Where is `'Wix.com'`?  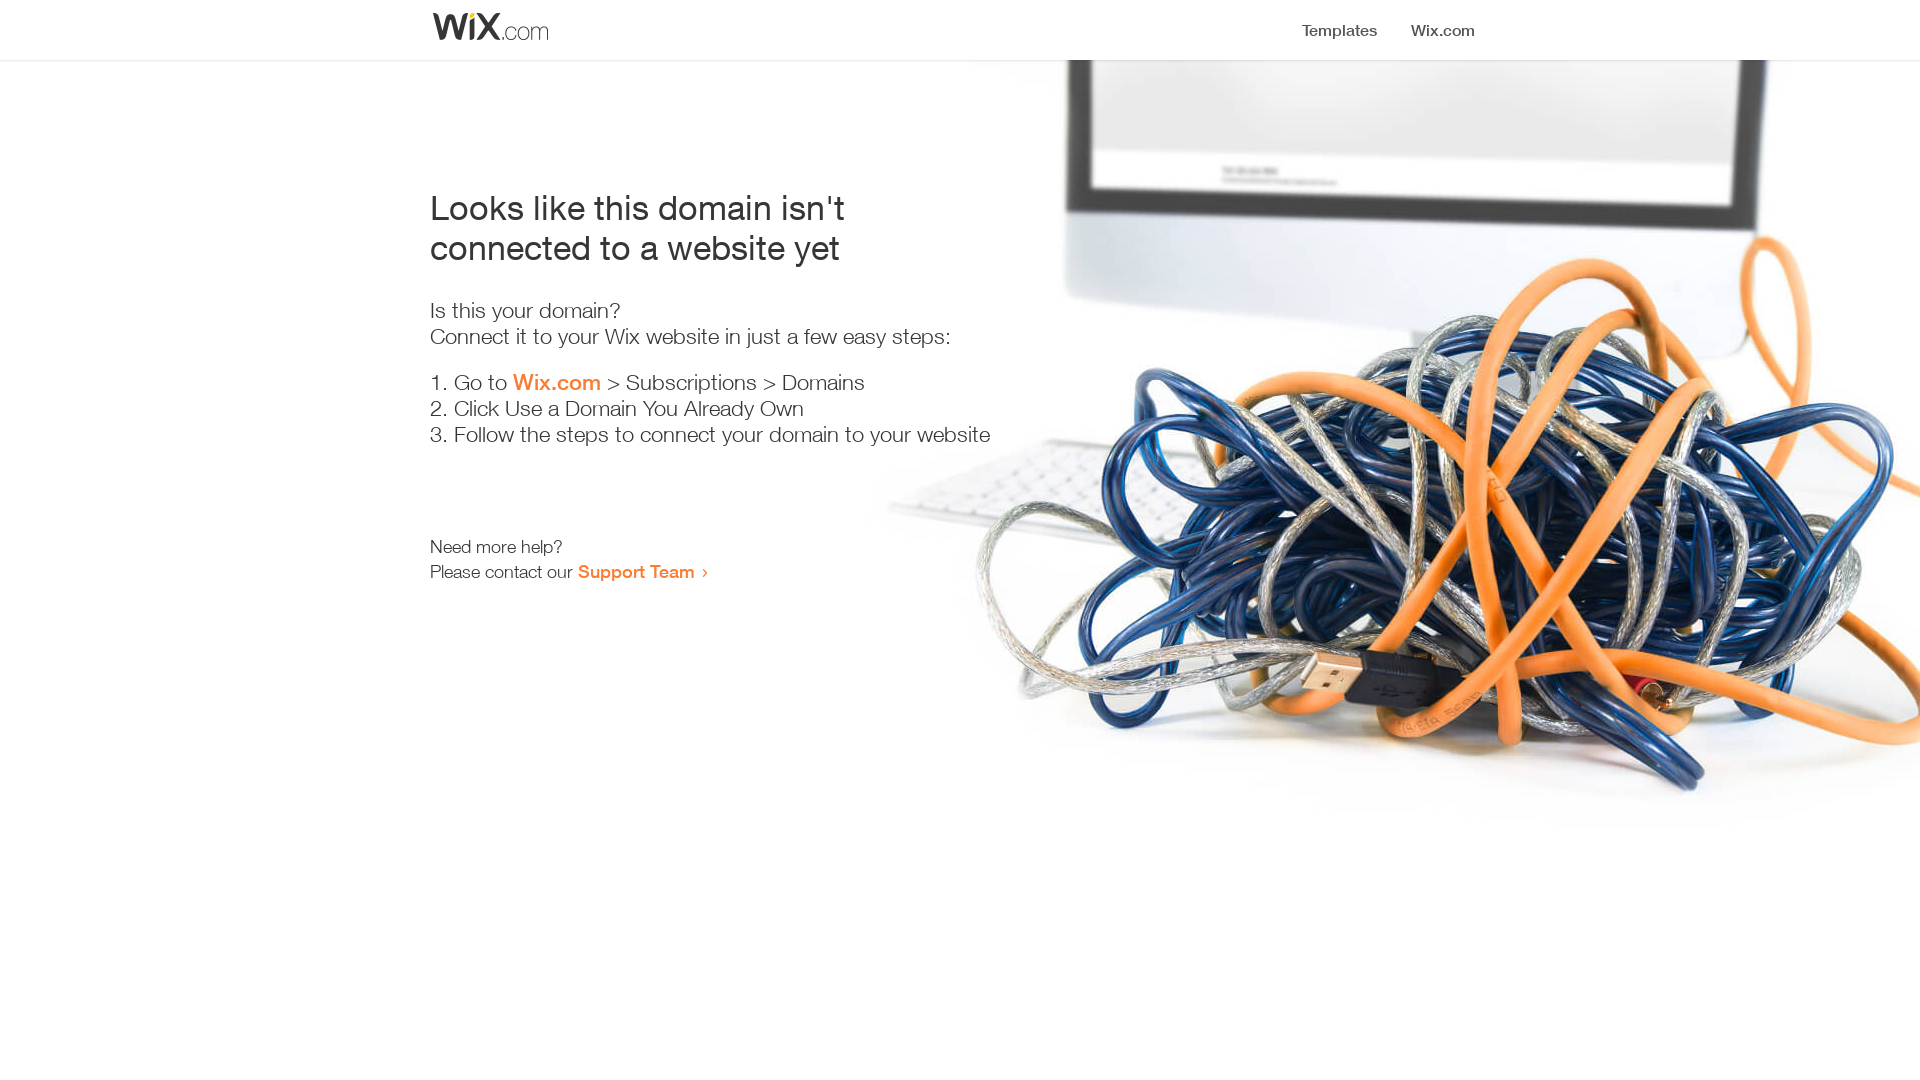 'Wix.com' is located at coordinates (556, 381).